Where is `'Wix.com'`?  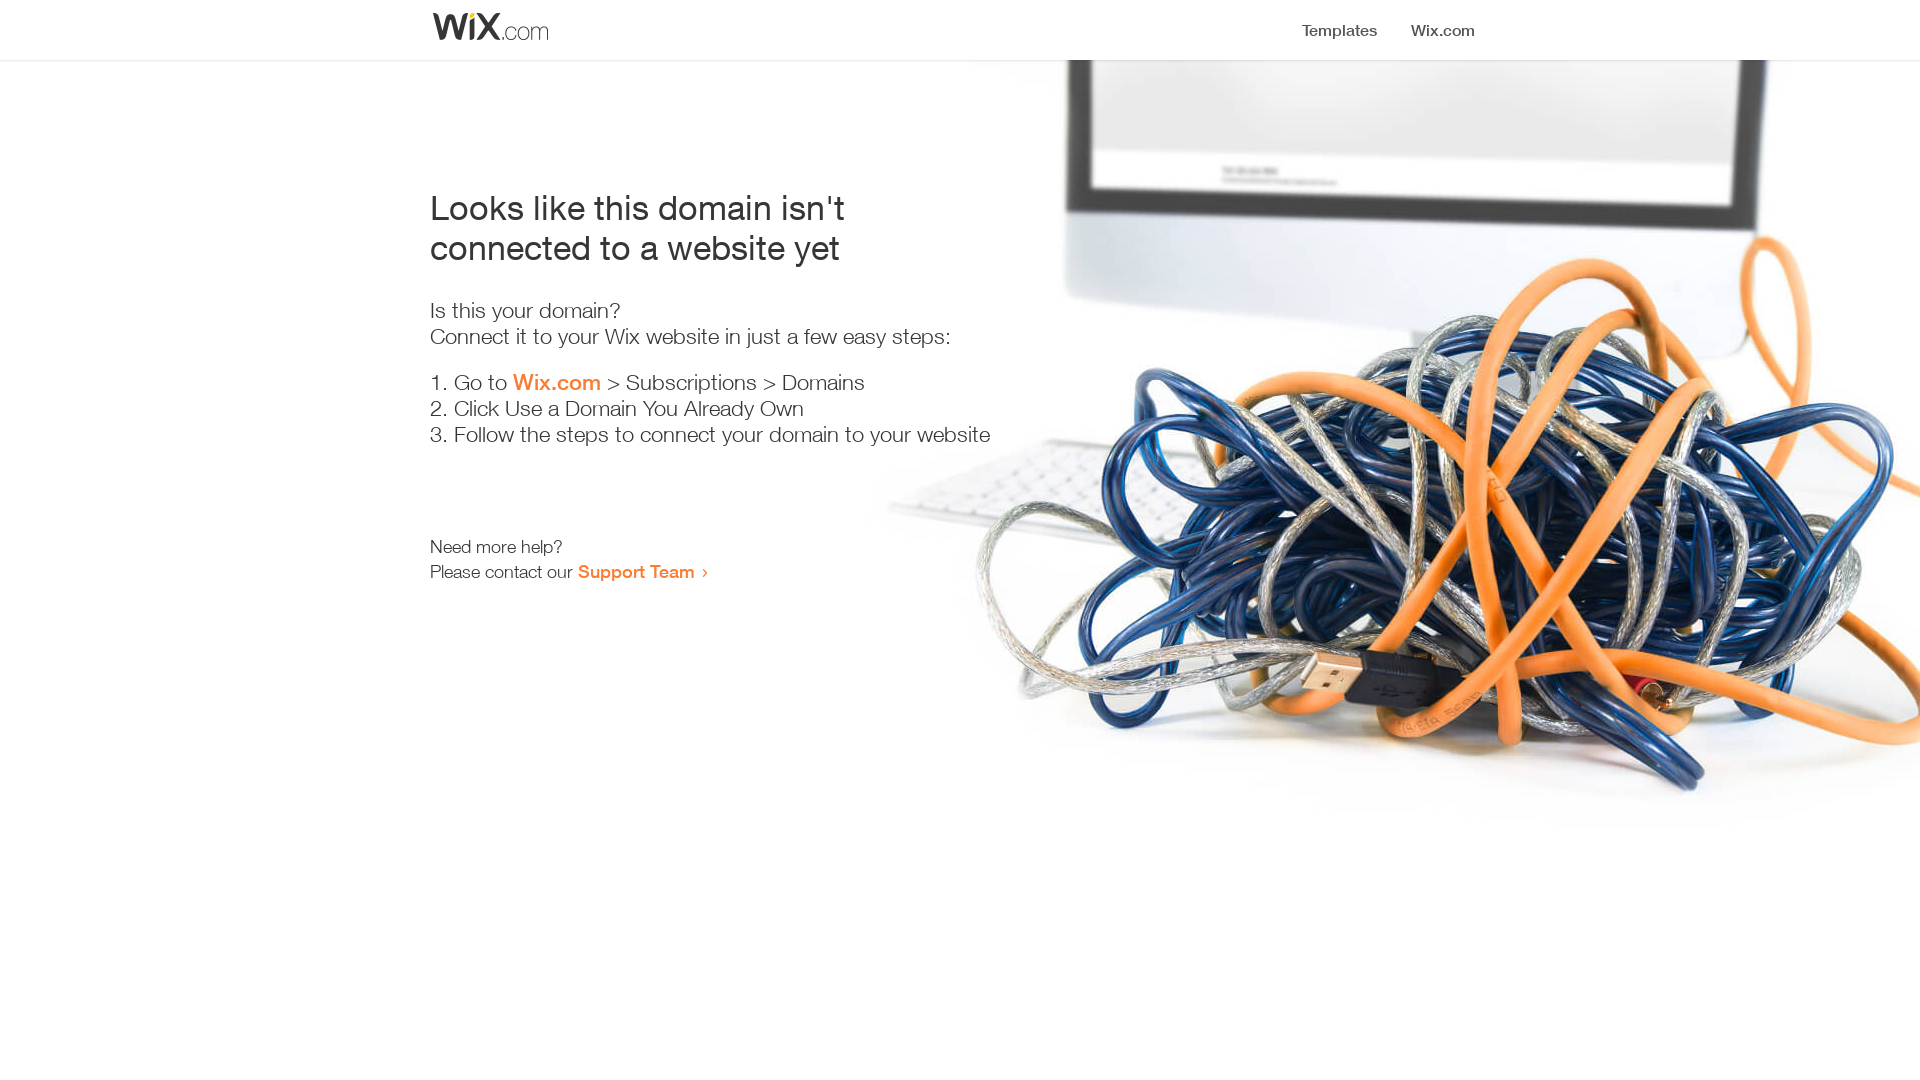 'Wix.com' is located at coordinates (556, 381).